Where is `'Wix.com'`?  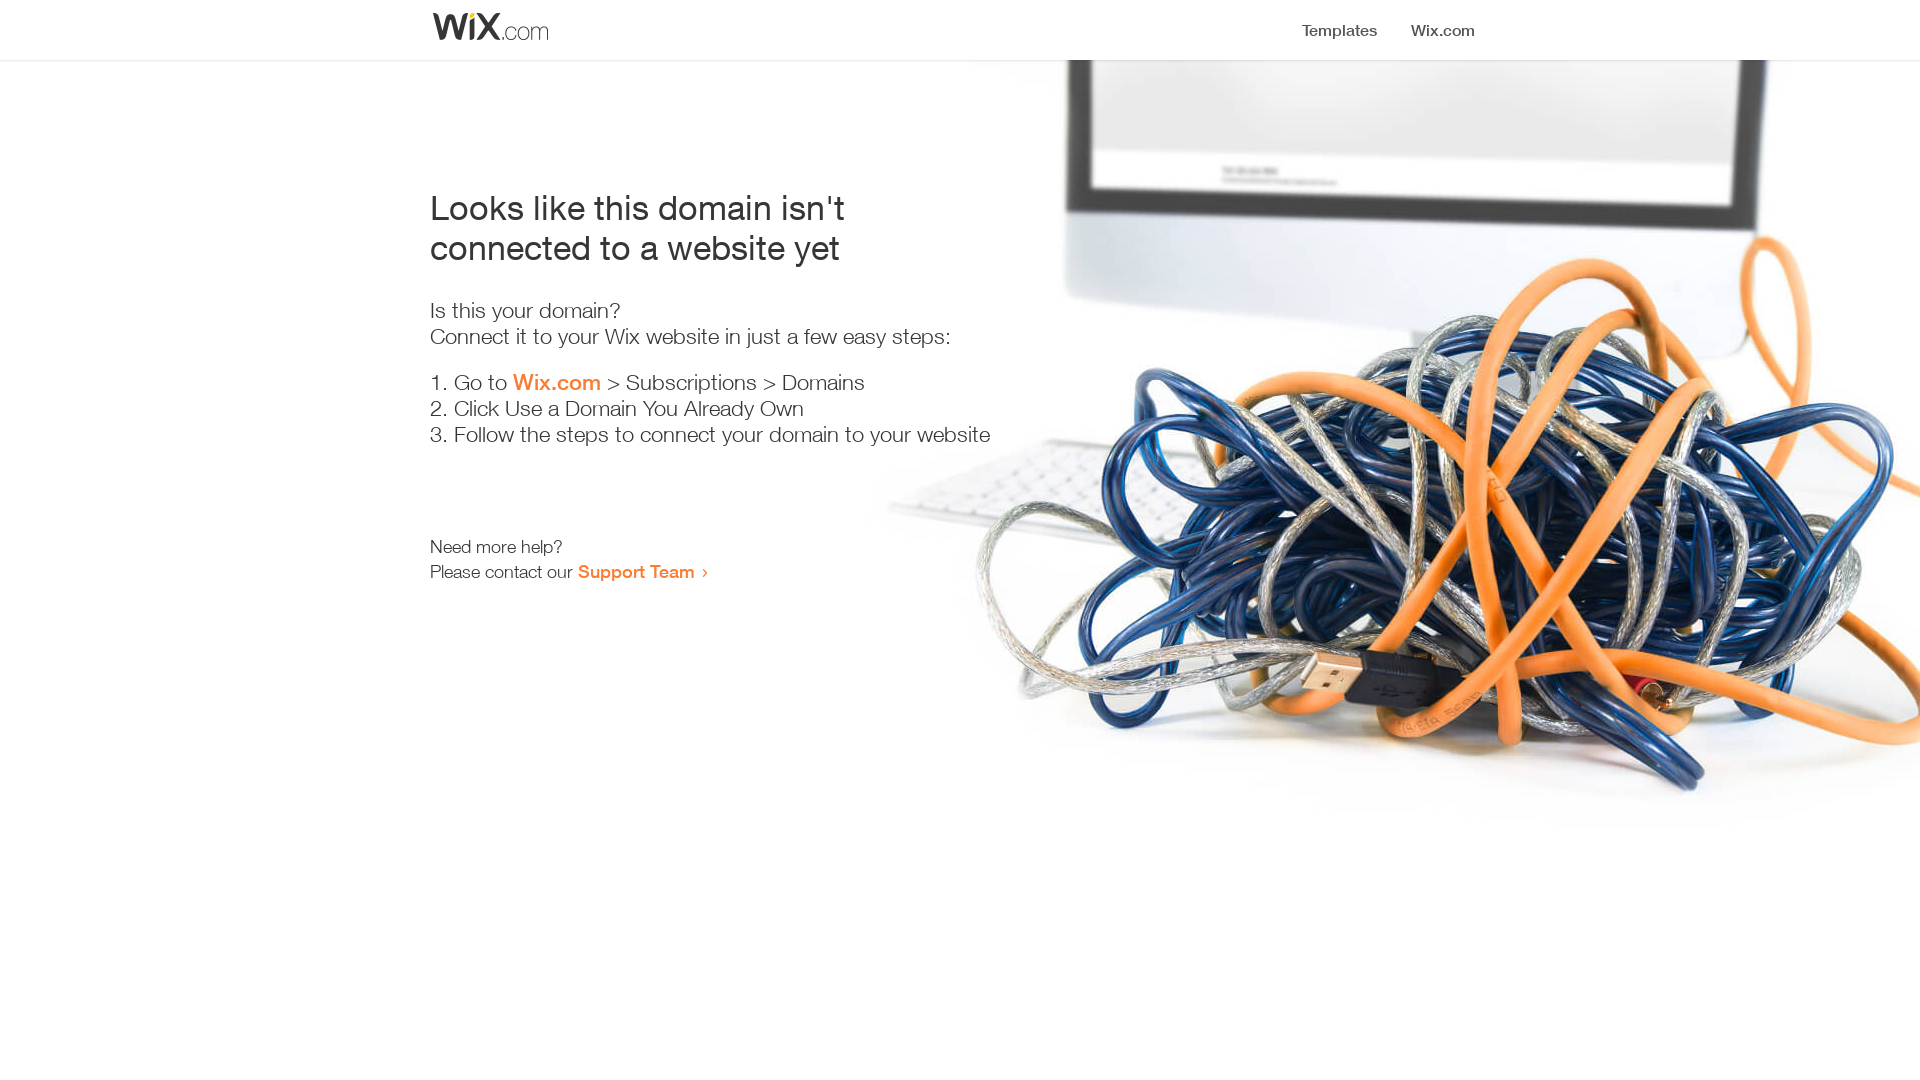 'Wix.com' is located at coordinates (556, 381).